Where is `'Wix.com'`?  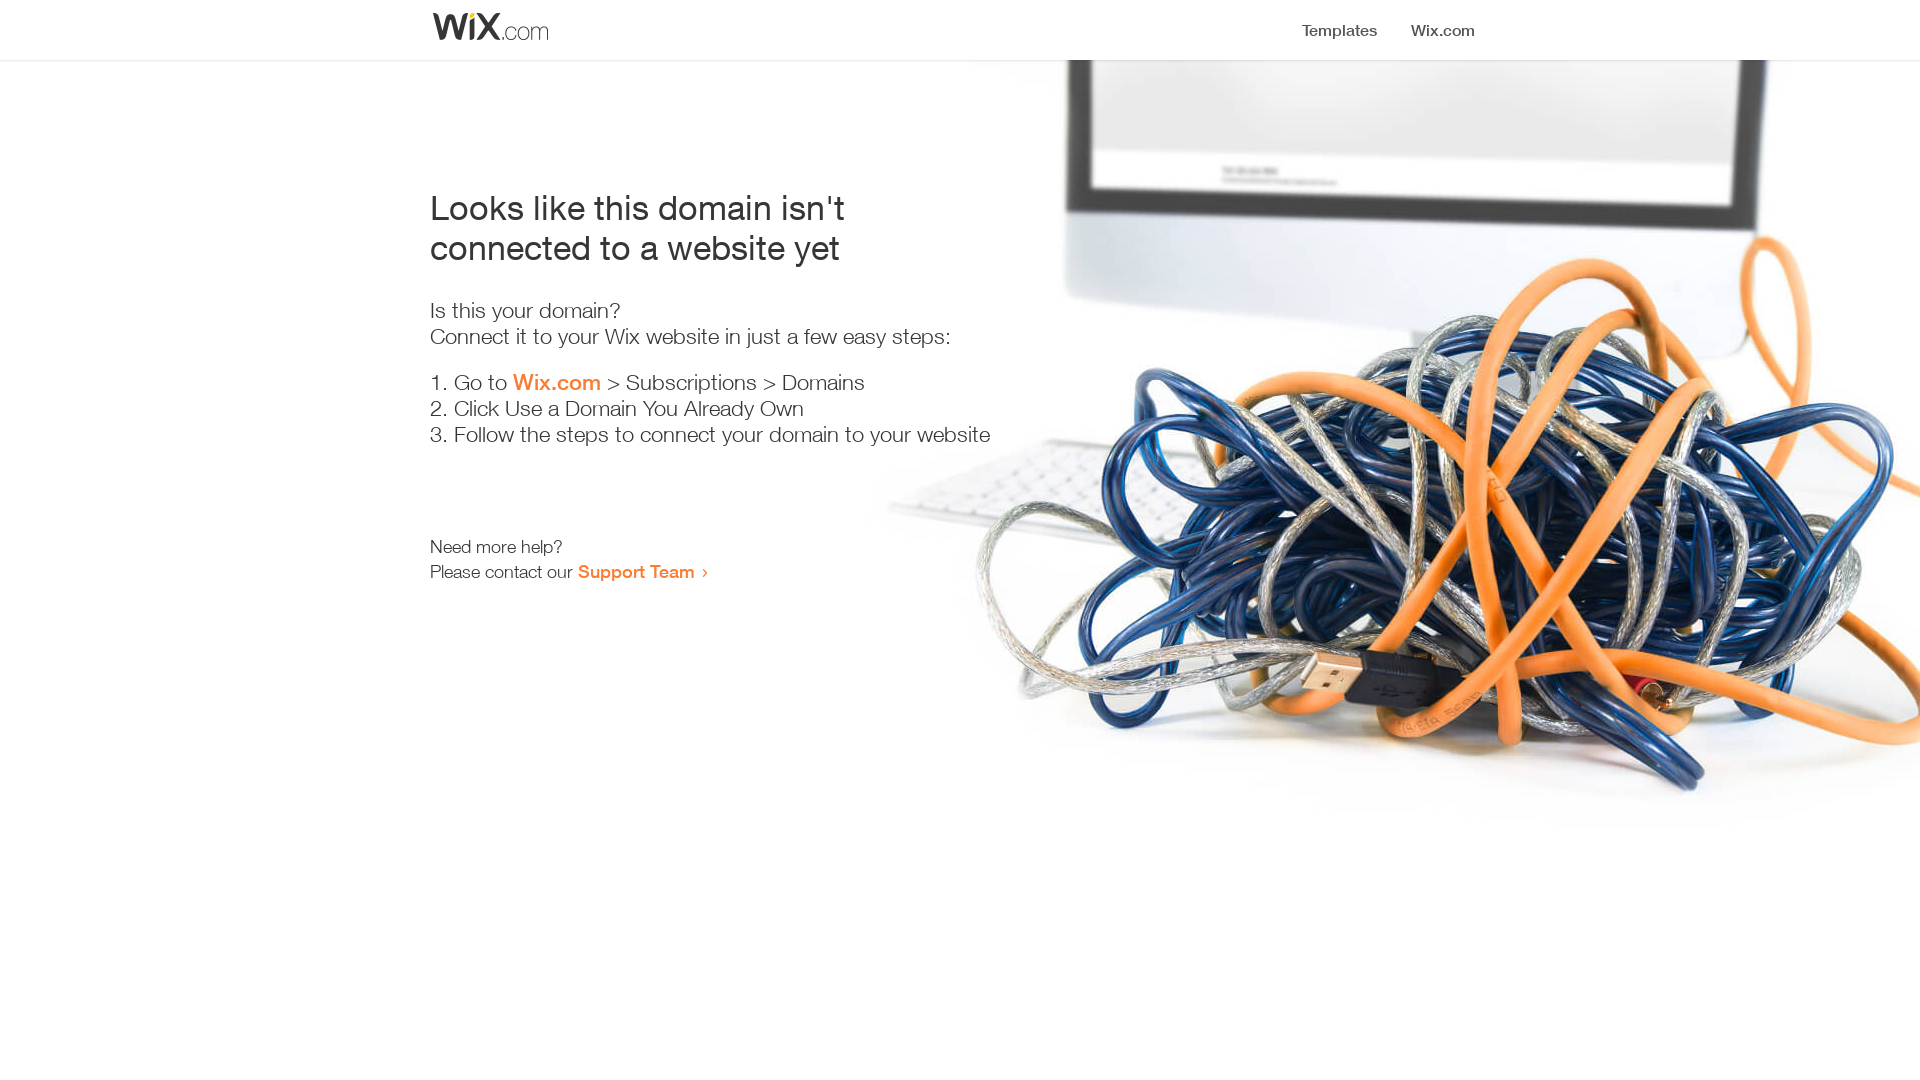 'Wix.com' is located at coordinates (556, 381).